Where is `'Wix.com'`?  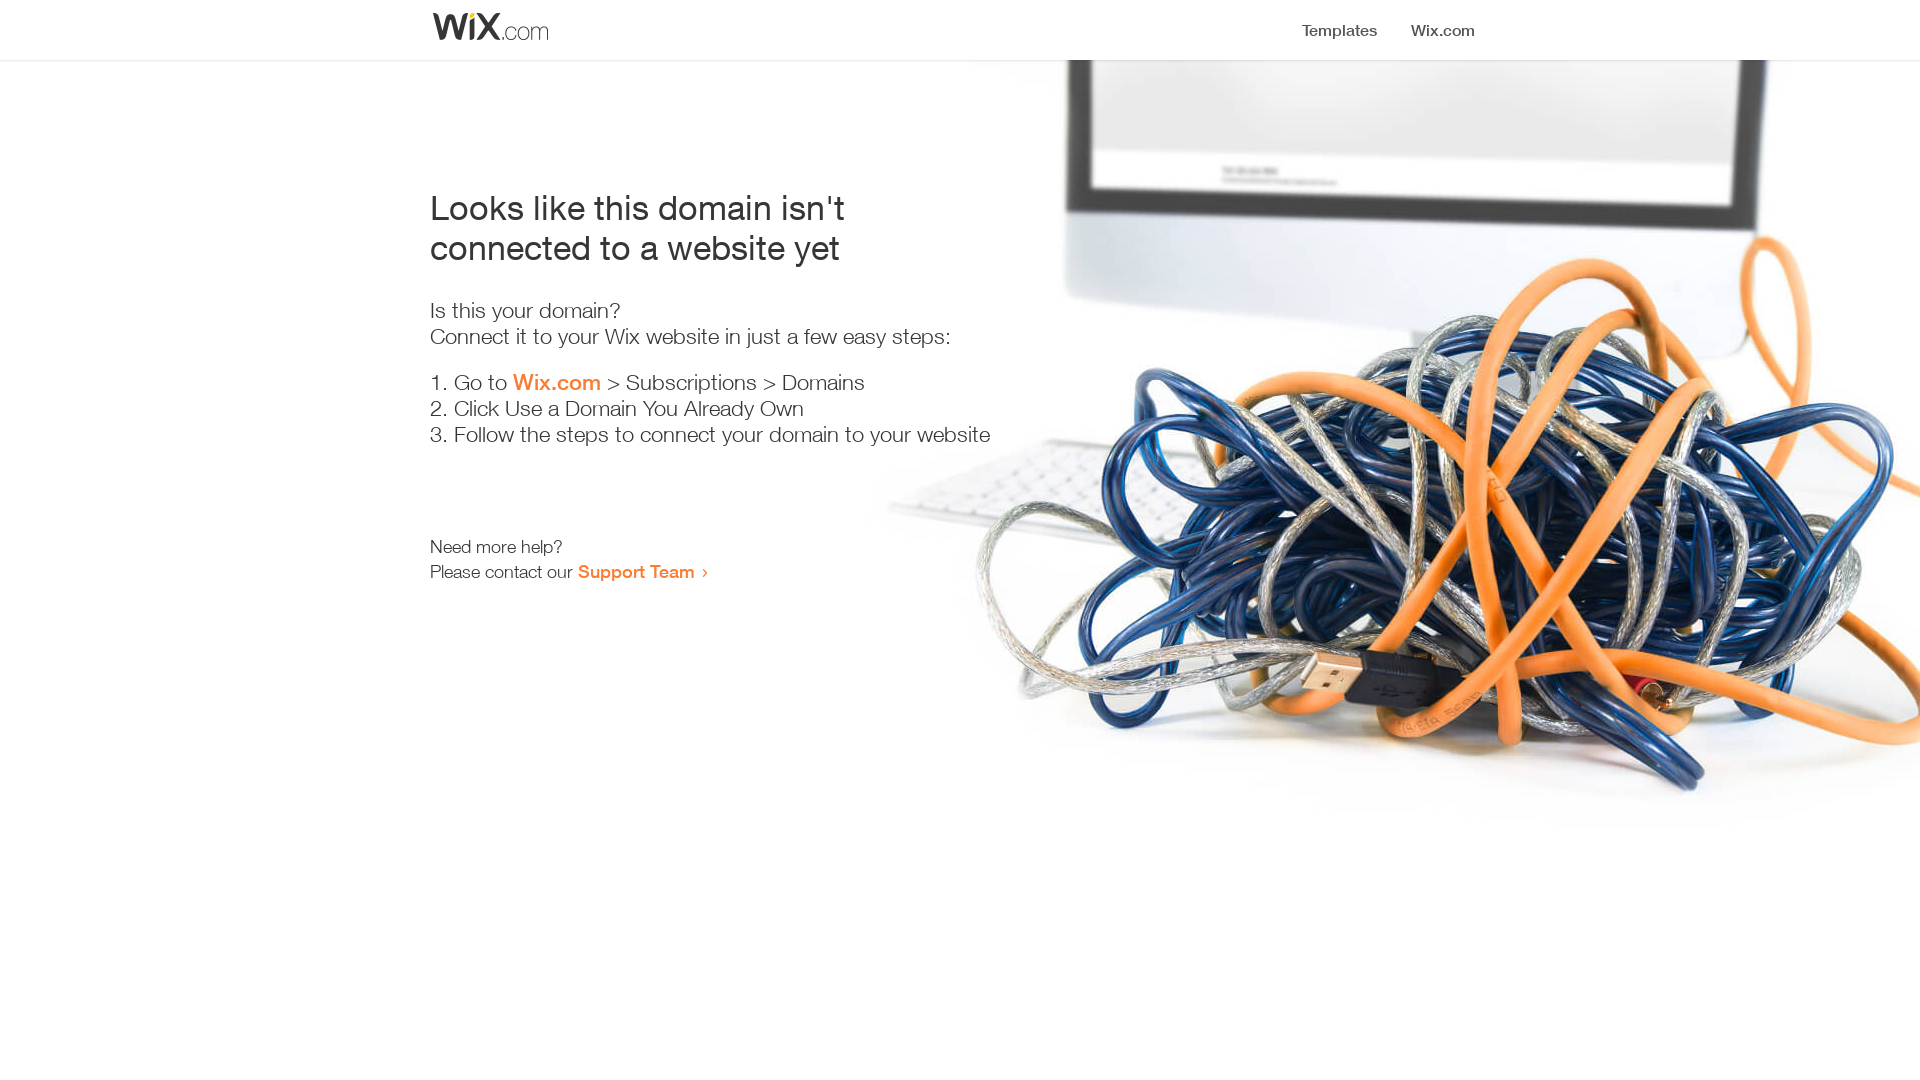 'Wix.com' is located at coordinates (556, 381).